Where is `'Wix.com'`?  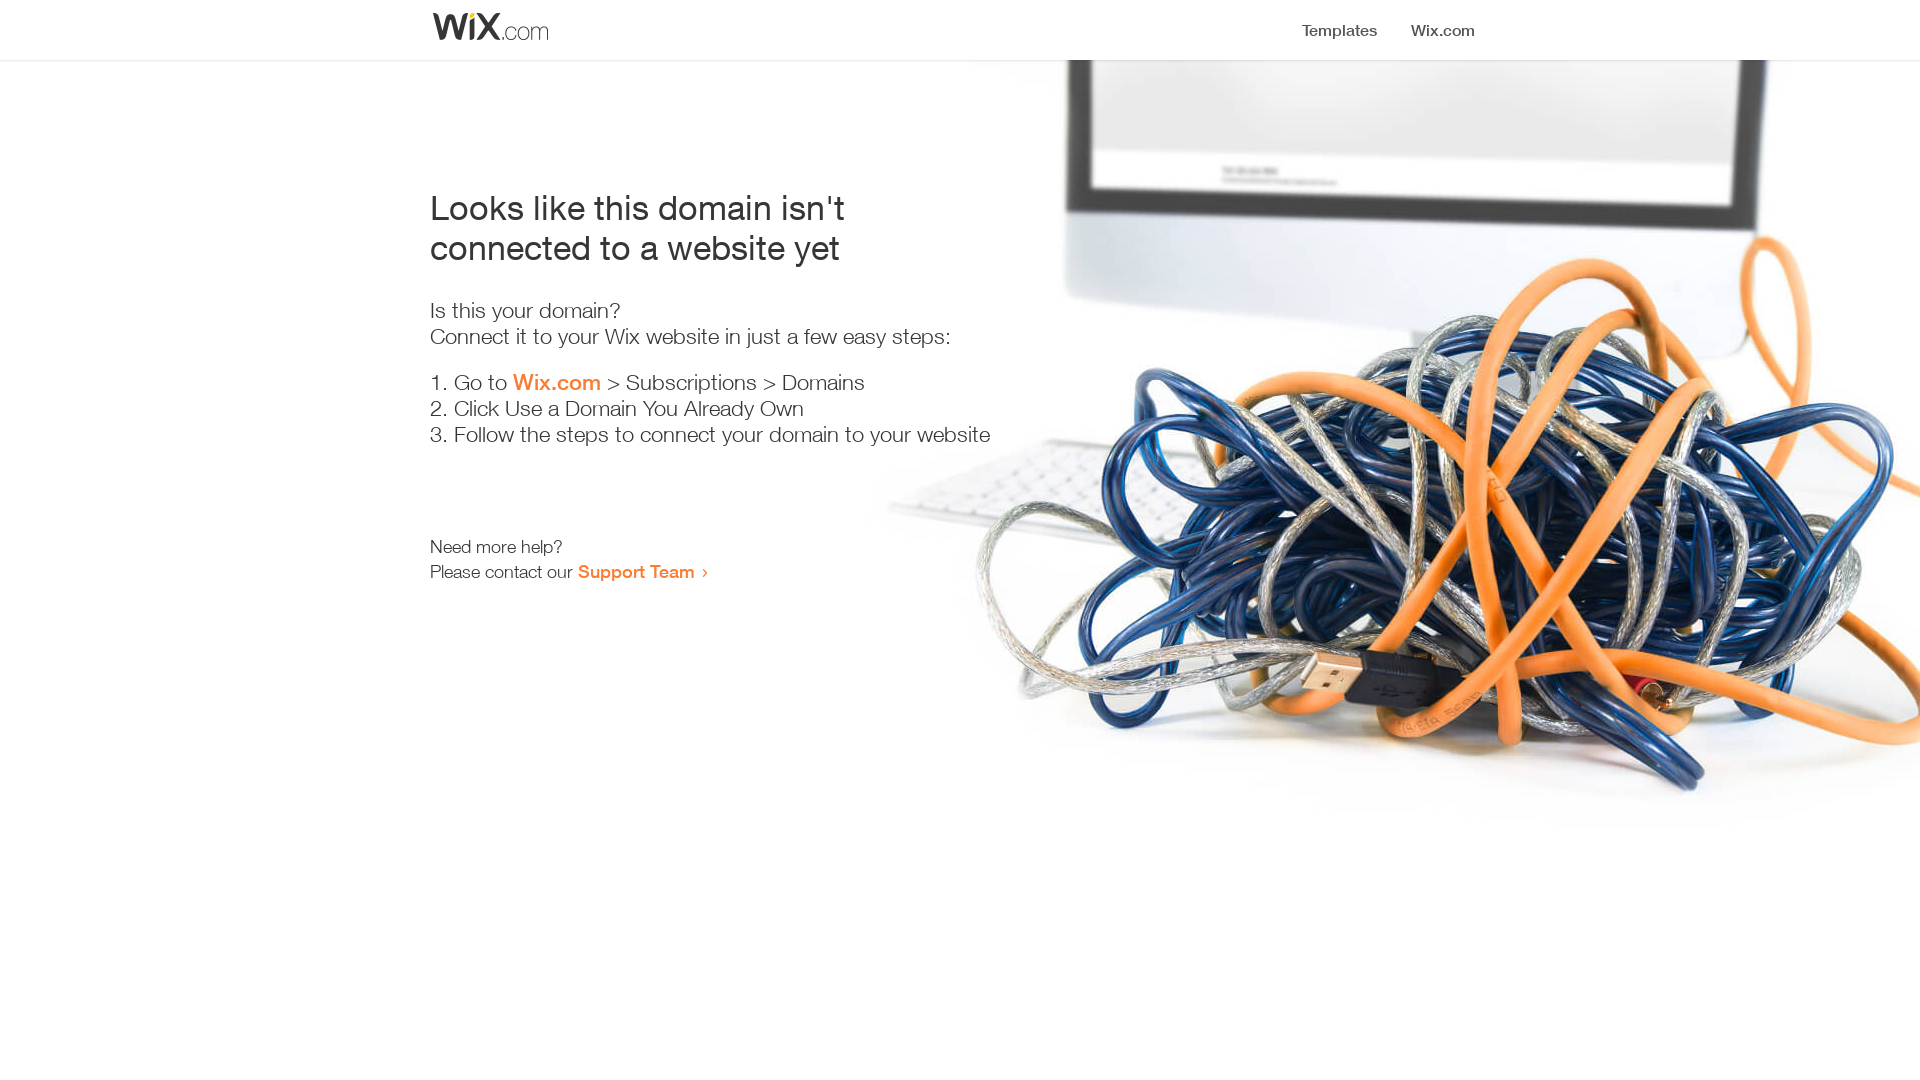 'Wix.com' is located at coordinates (556, 381).